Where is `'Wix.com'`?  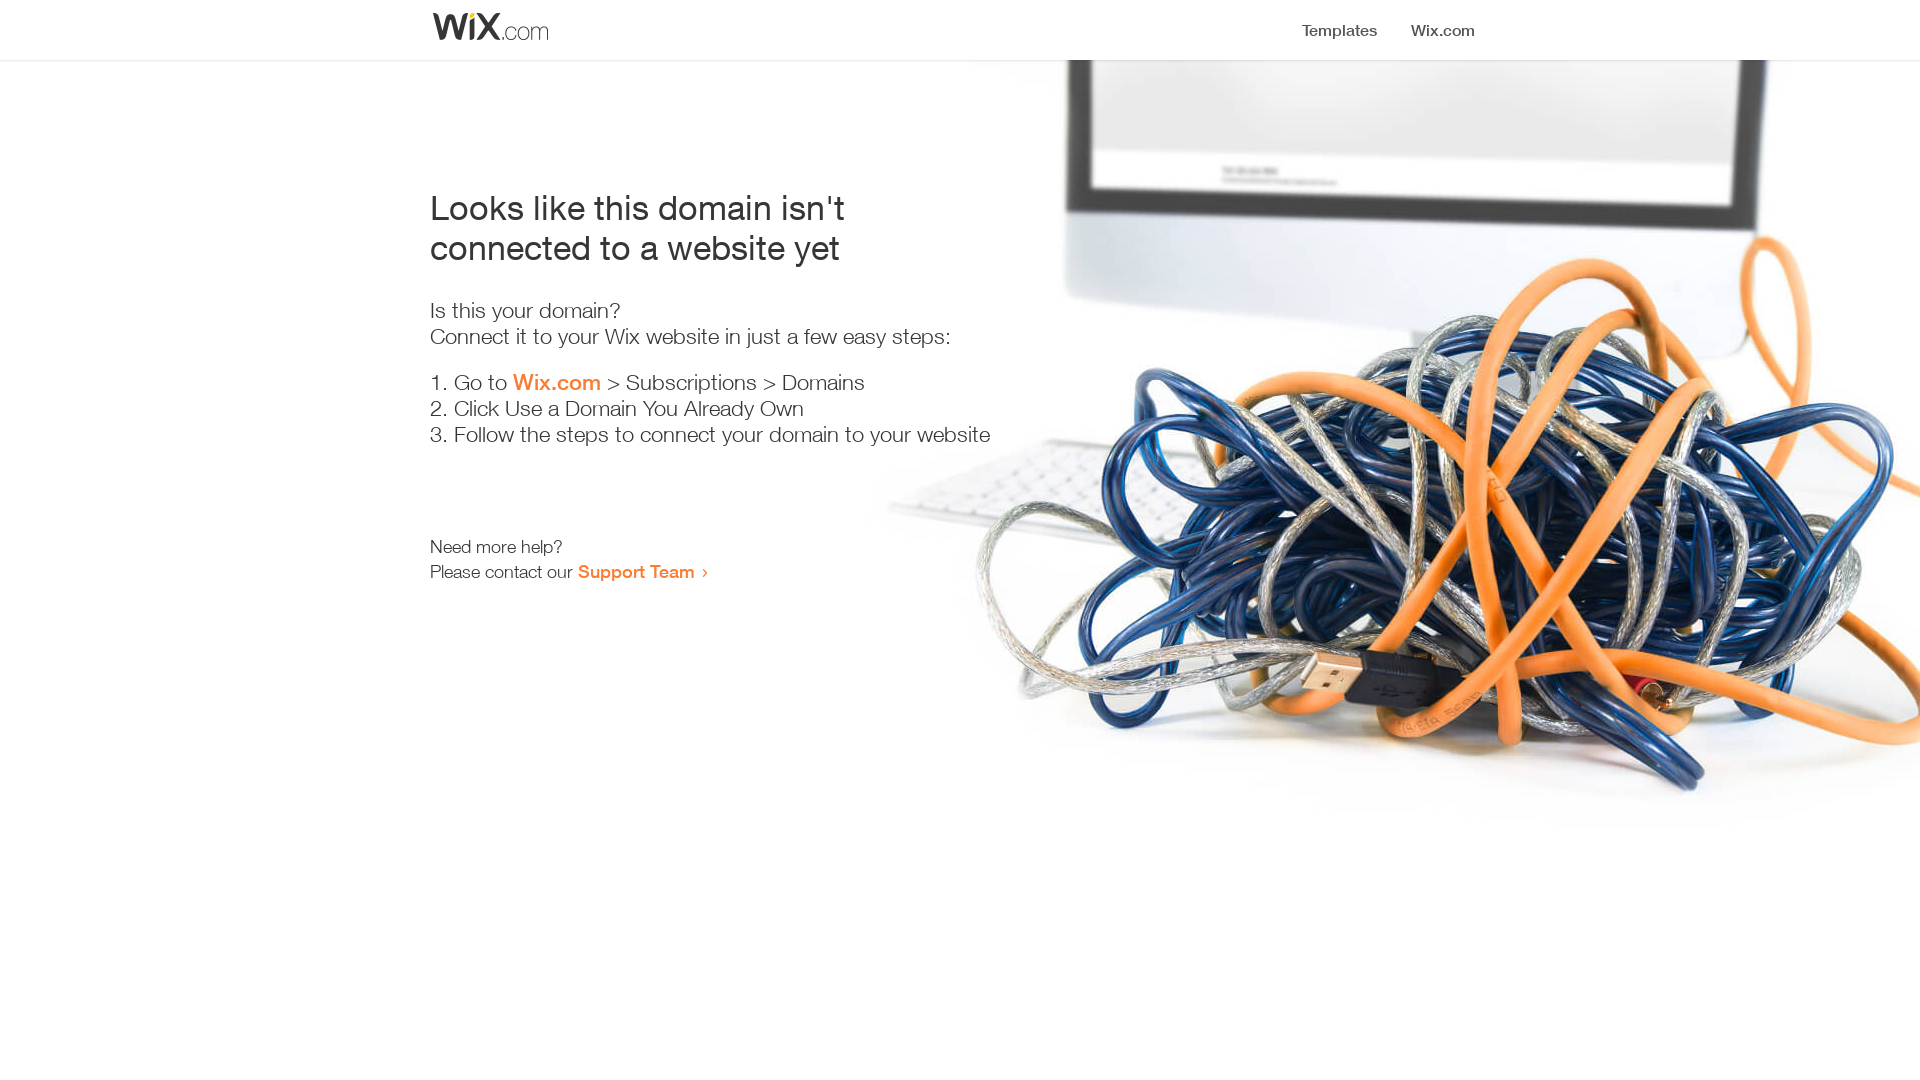 'Wix.com' is located at coordinates (556, 381).